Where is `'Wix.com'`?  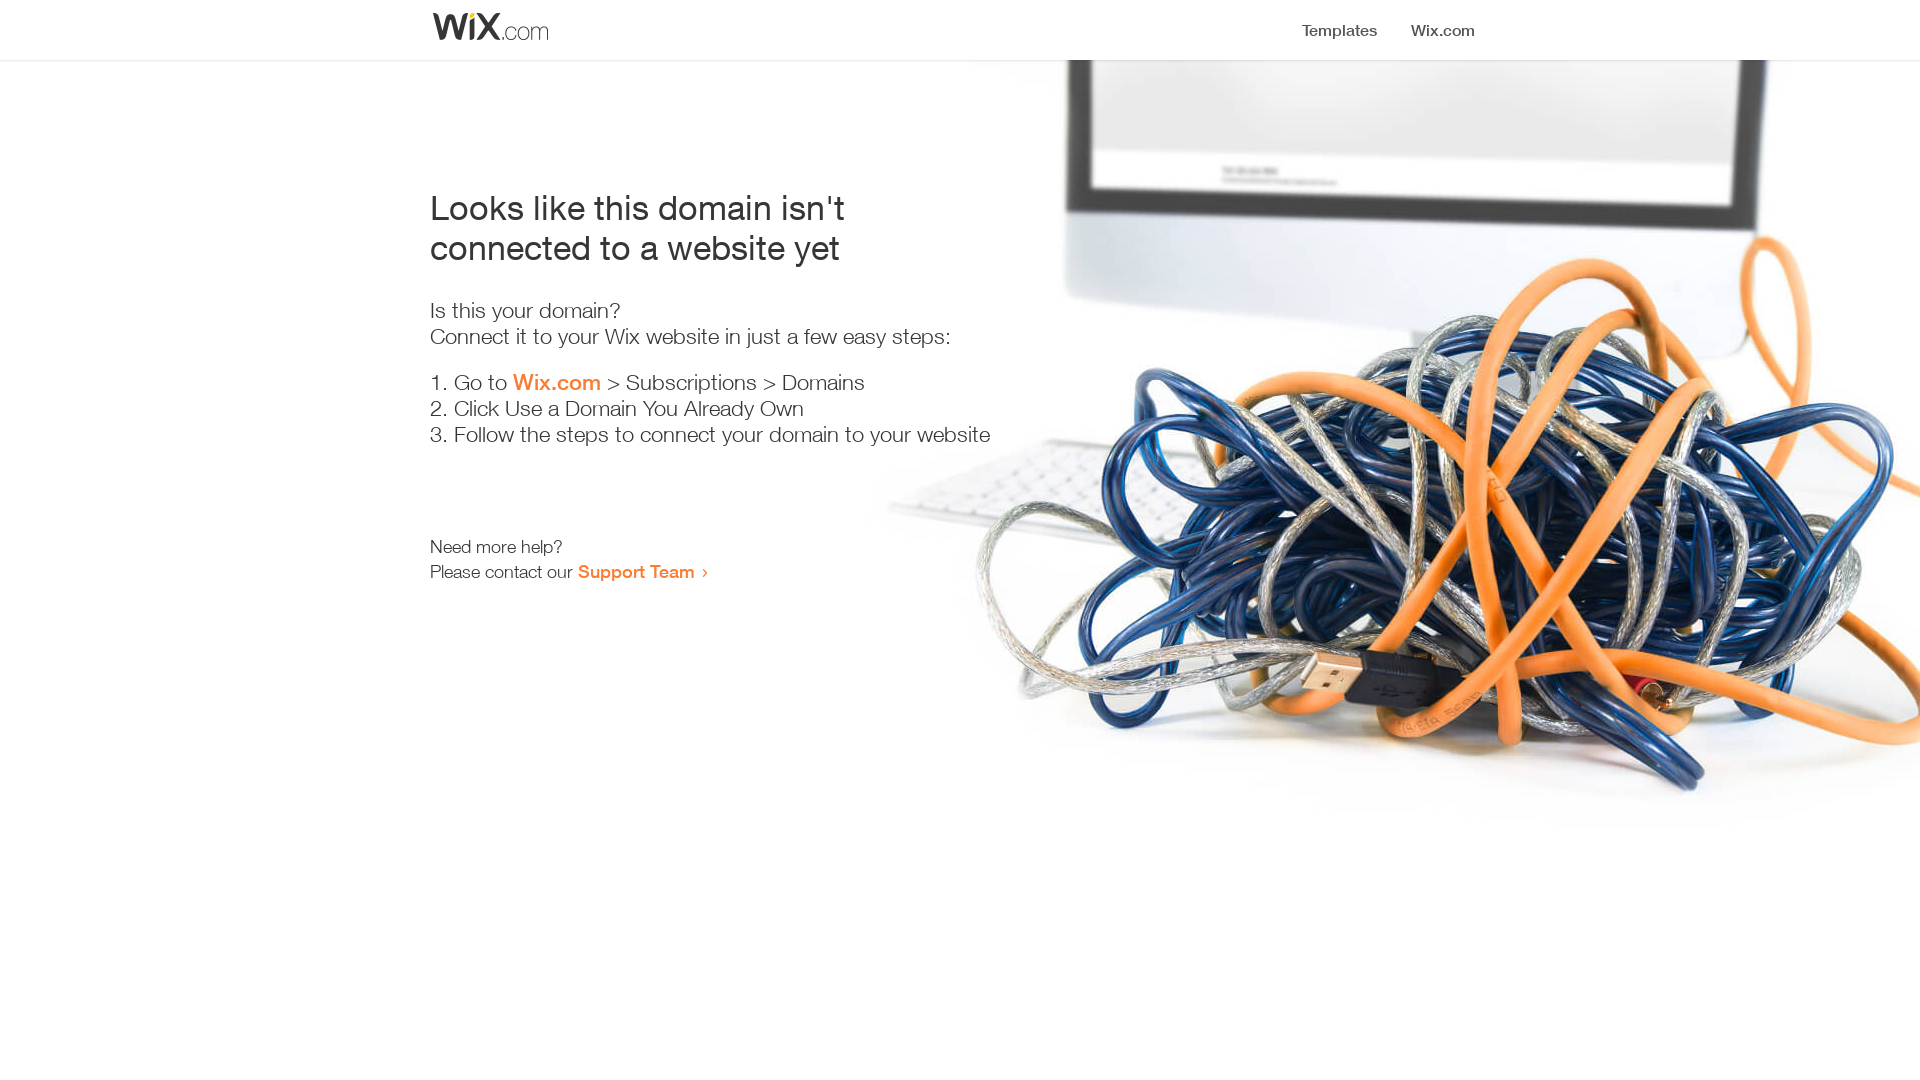 'Wix.com' is located at coordinates (556, 381).